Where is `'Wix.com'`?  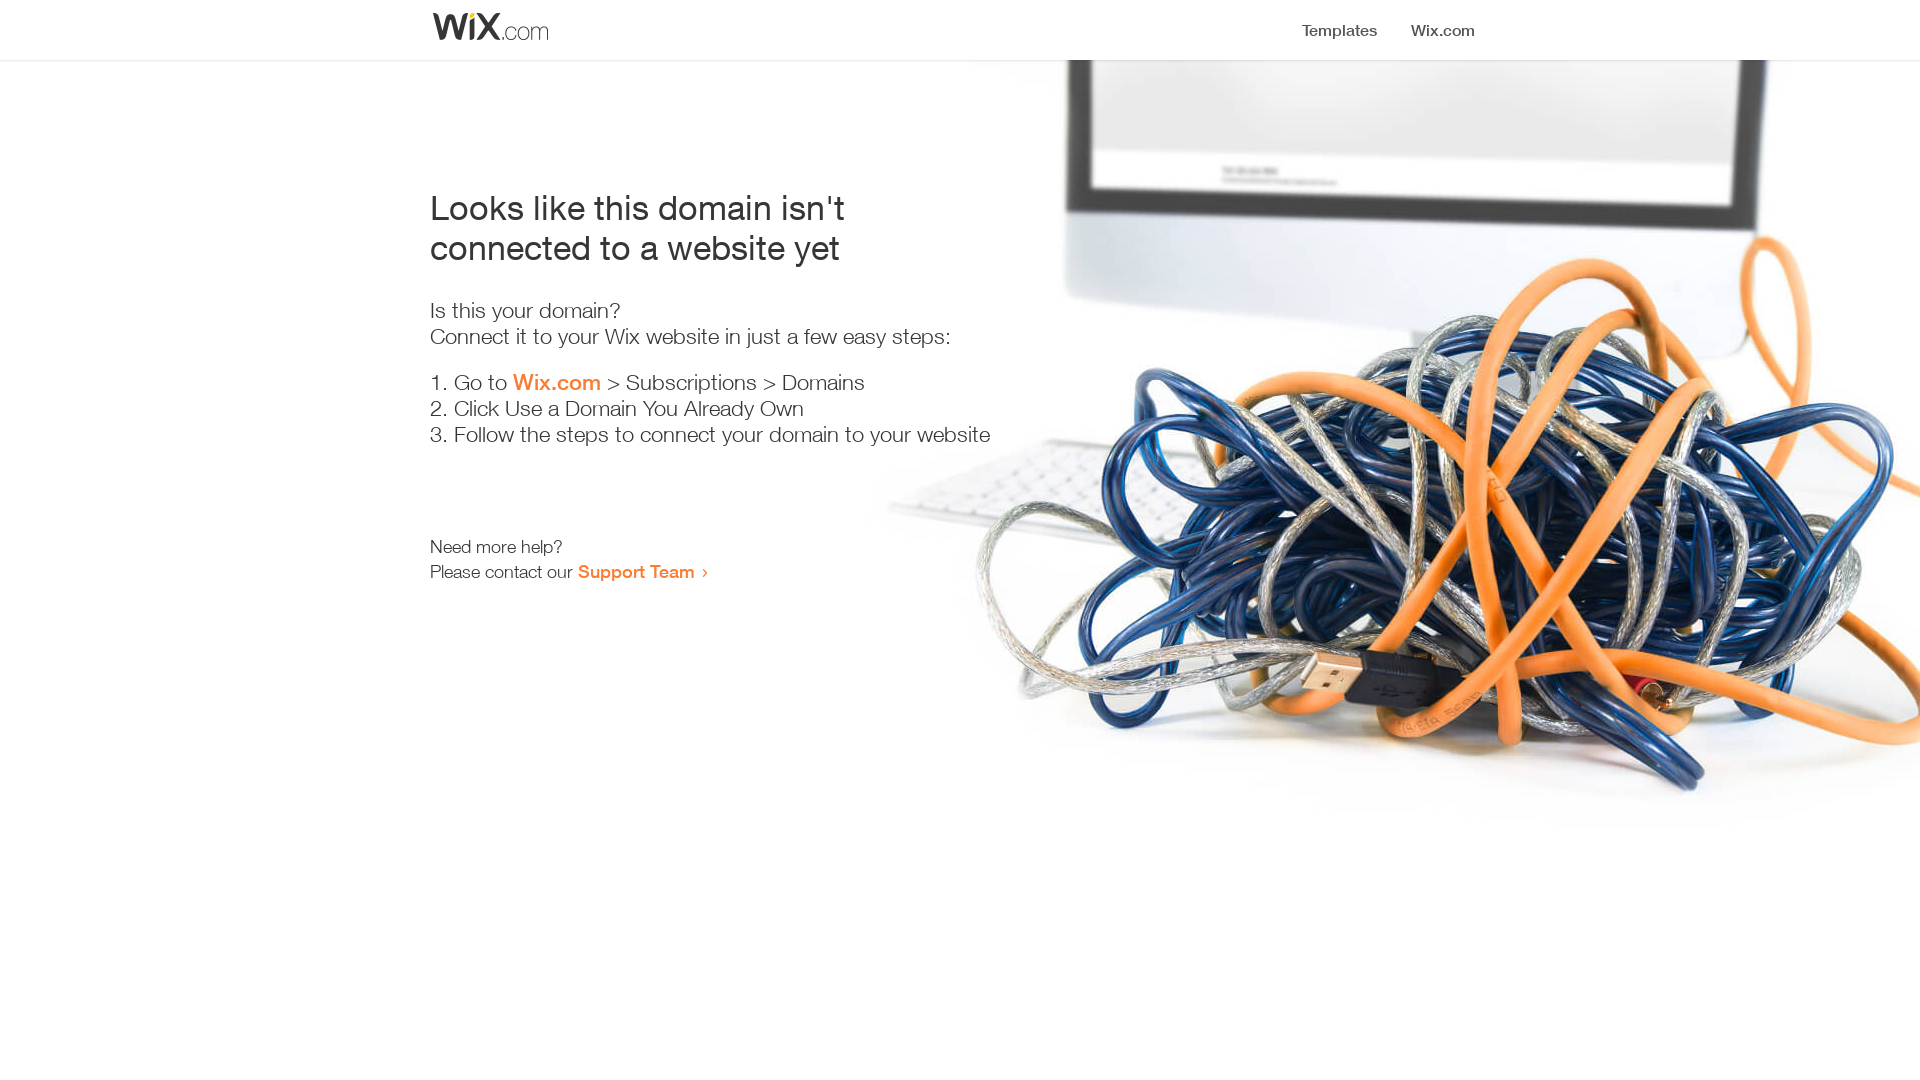 'Wix.com' is located at coordinates (556, 381).